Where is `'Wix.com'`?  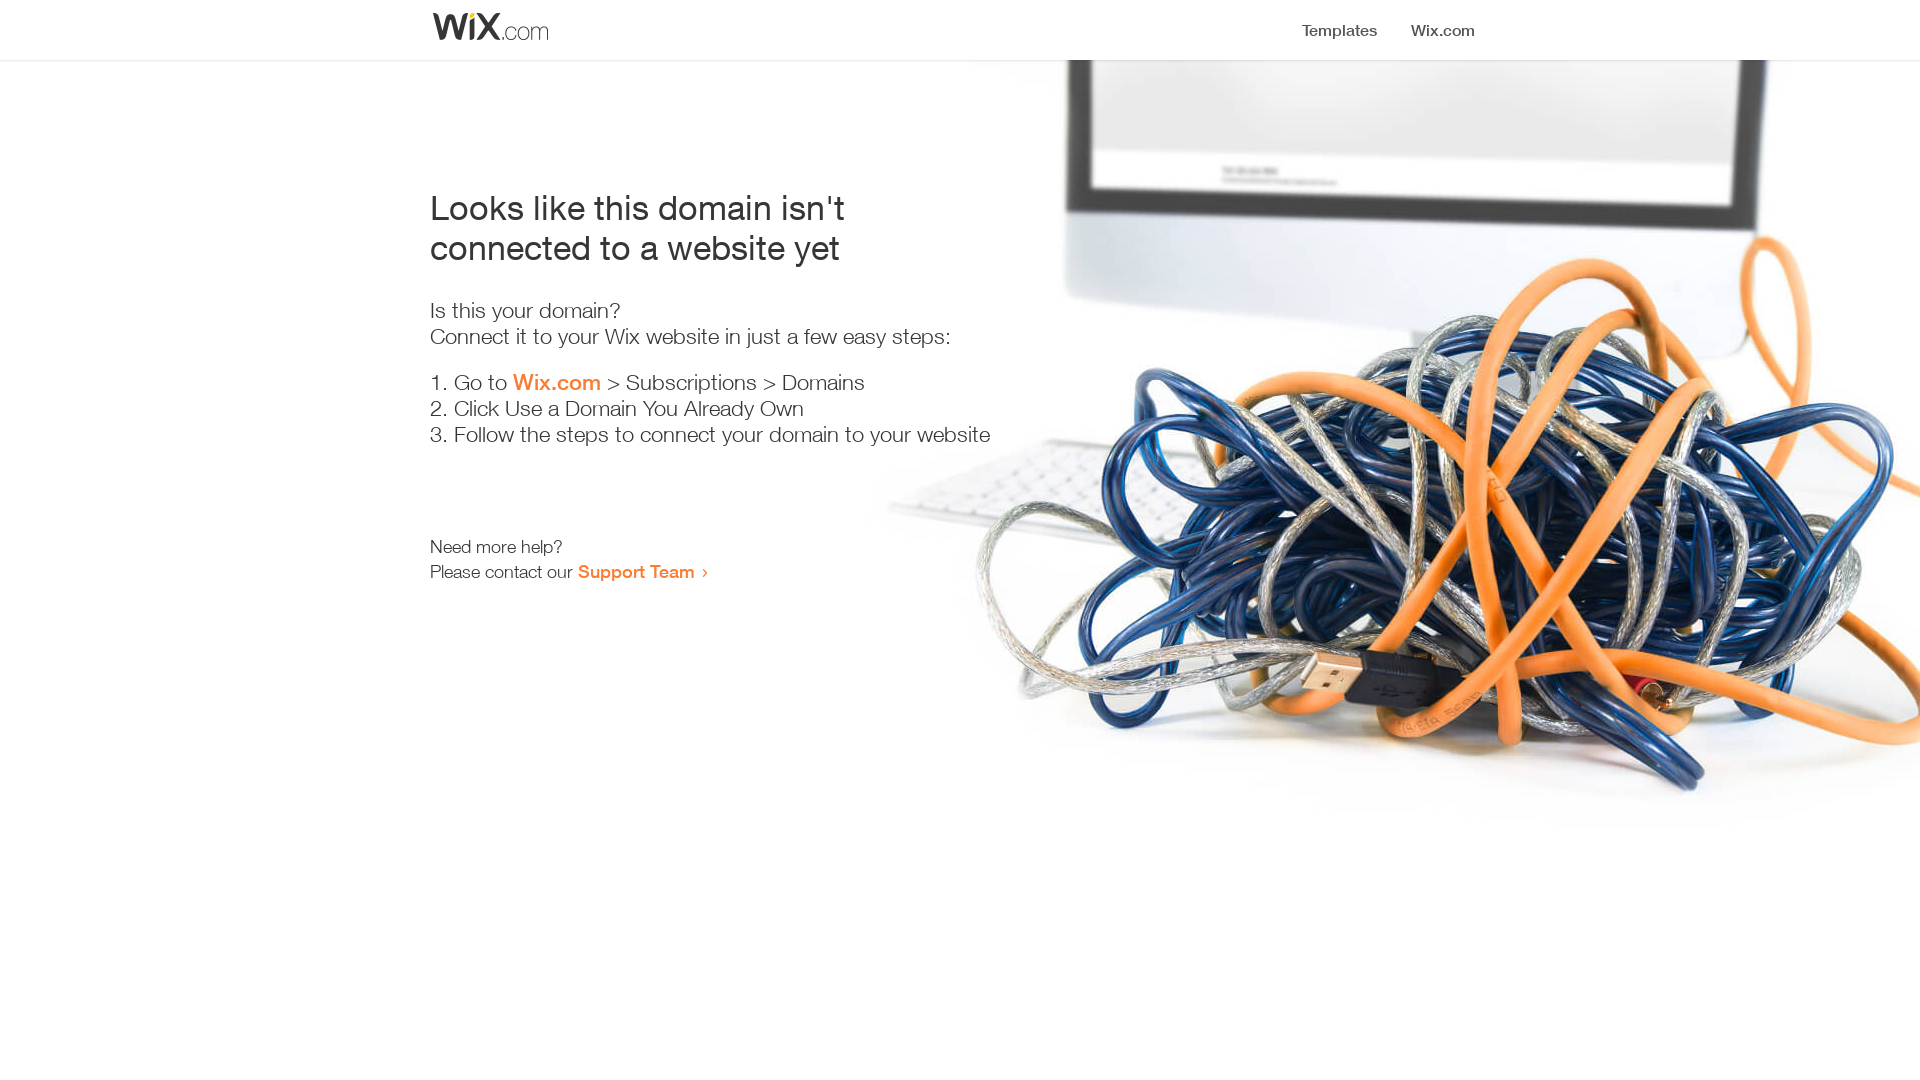 'Wix.com' is located at coordinates (556, 381).